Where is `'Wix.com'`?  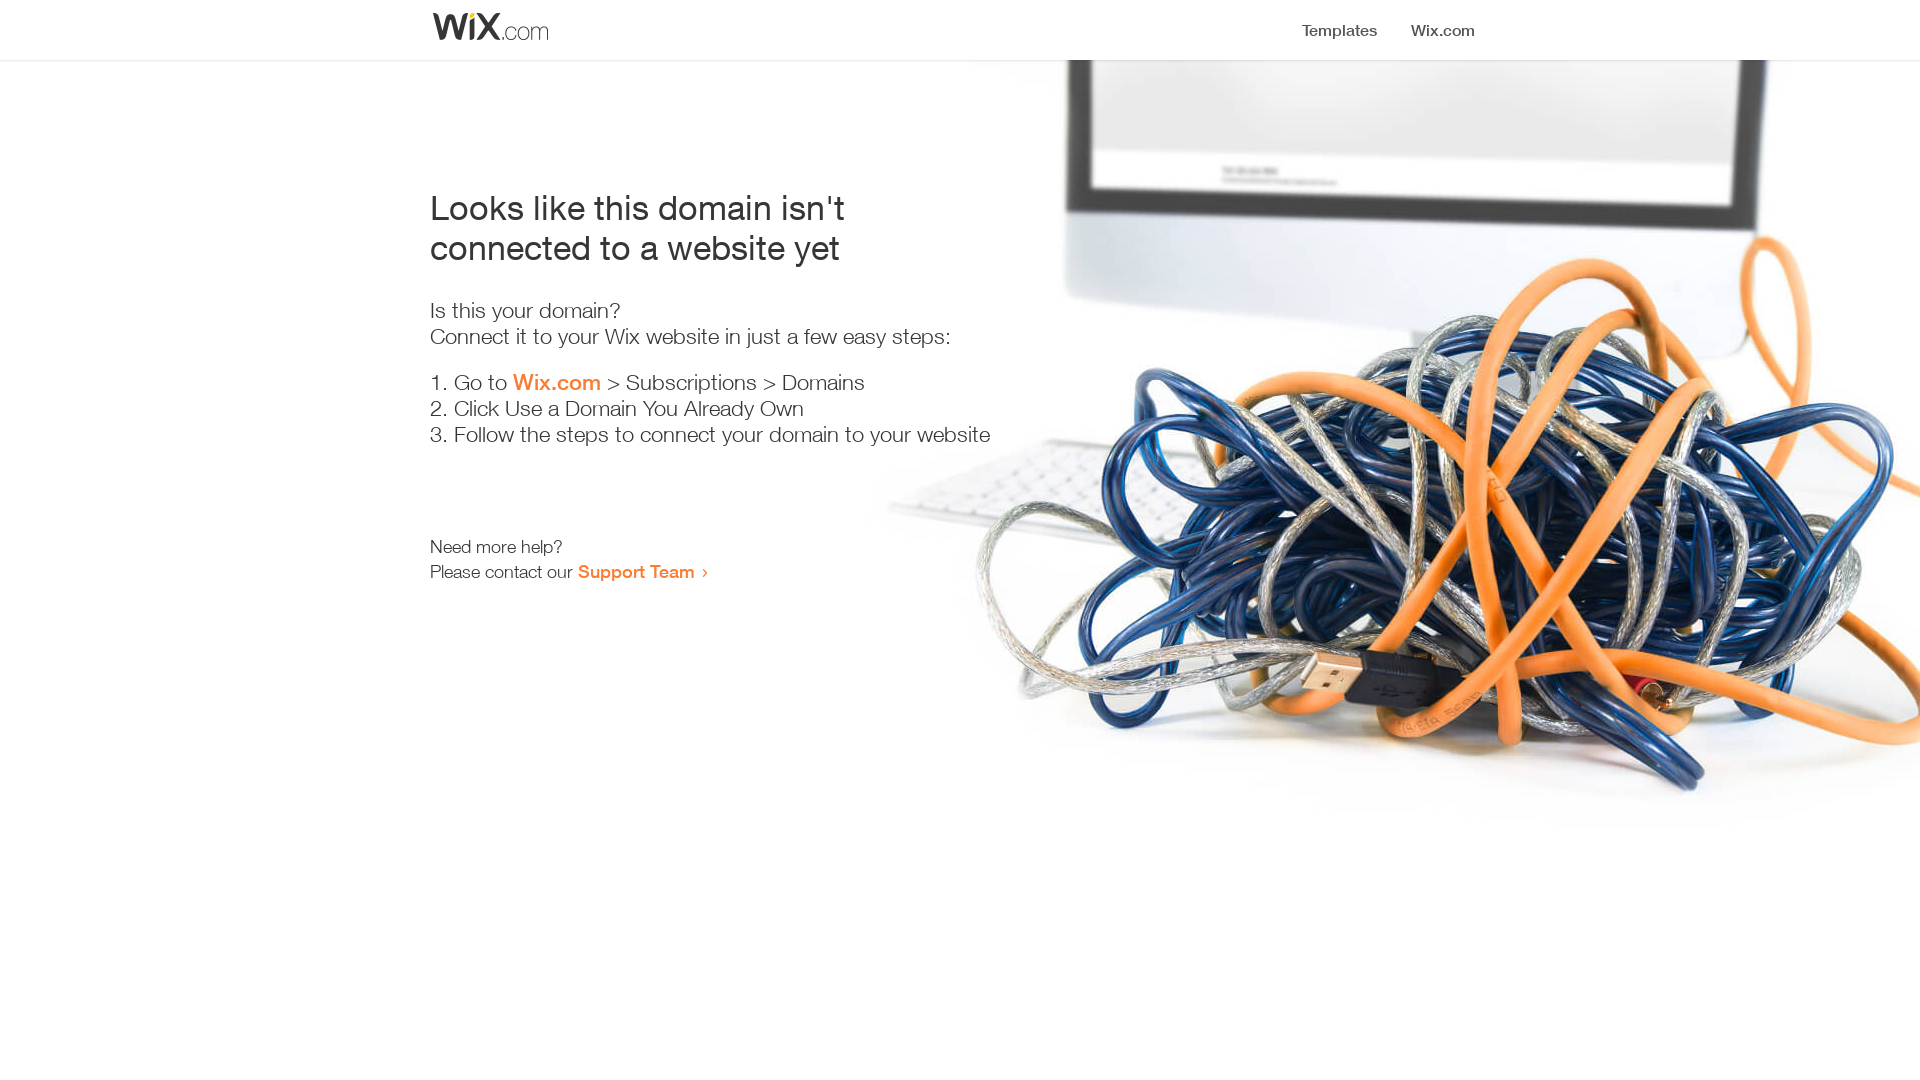 'Wix.com' is located at coordinates (556, 381).